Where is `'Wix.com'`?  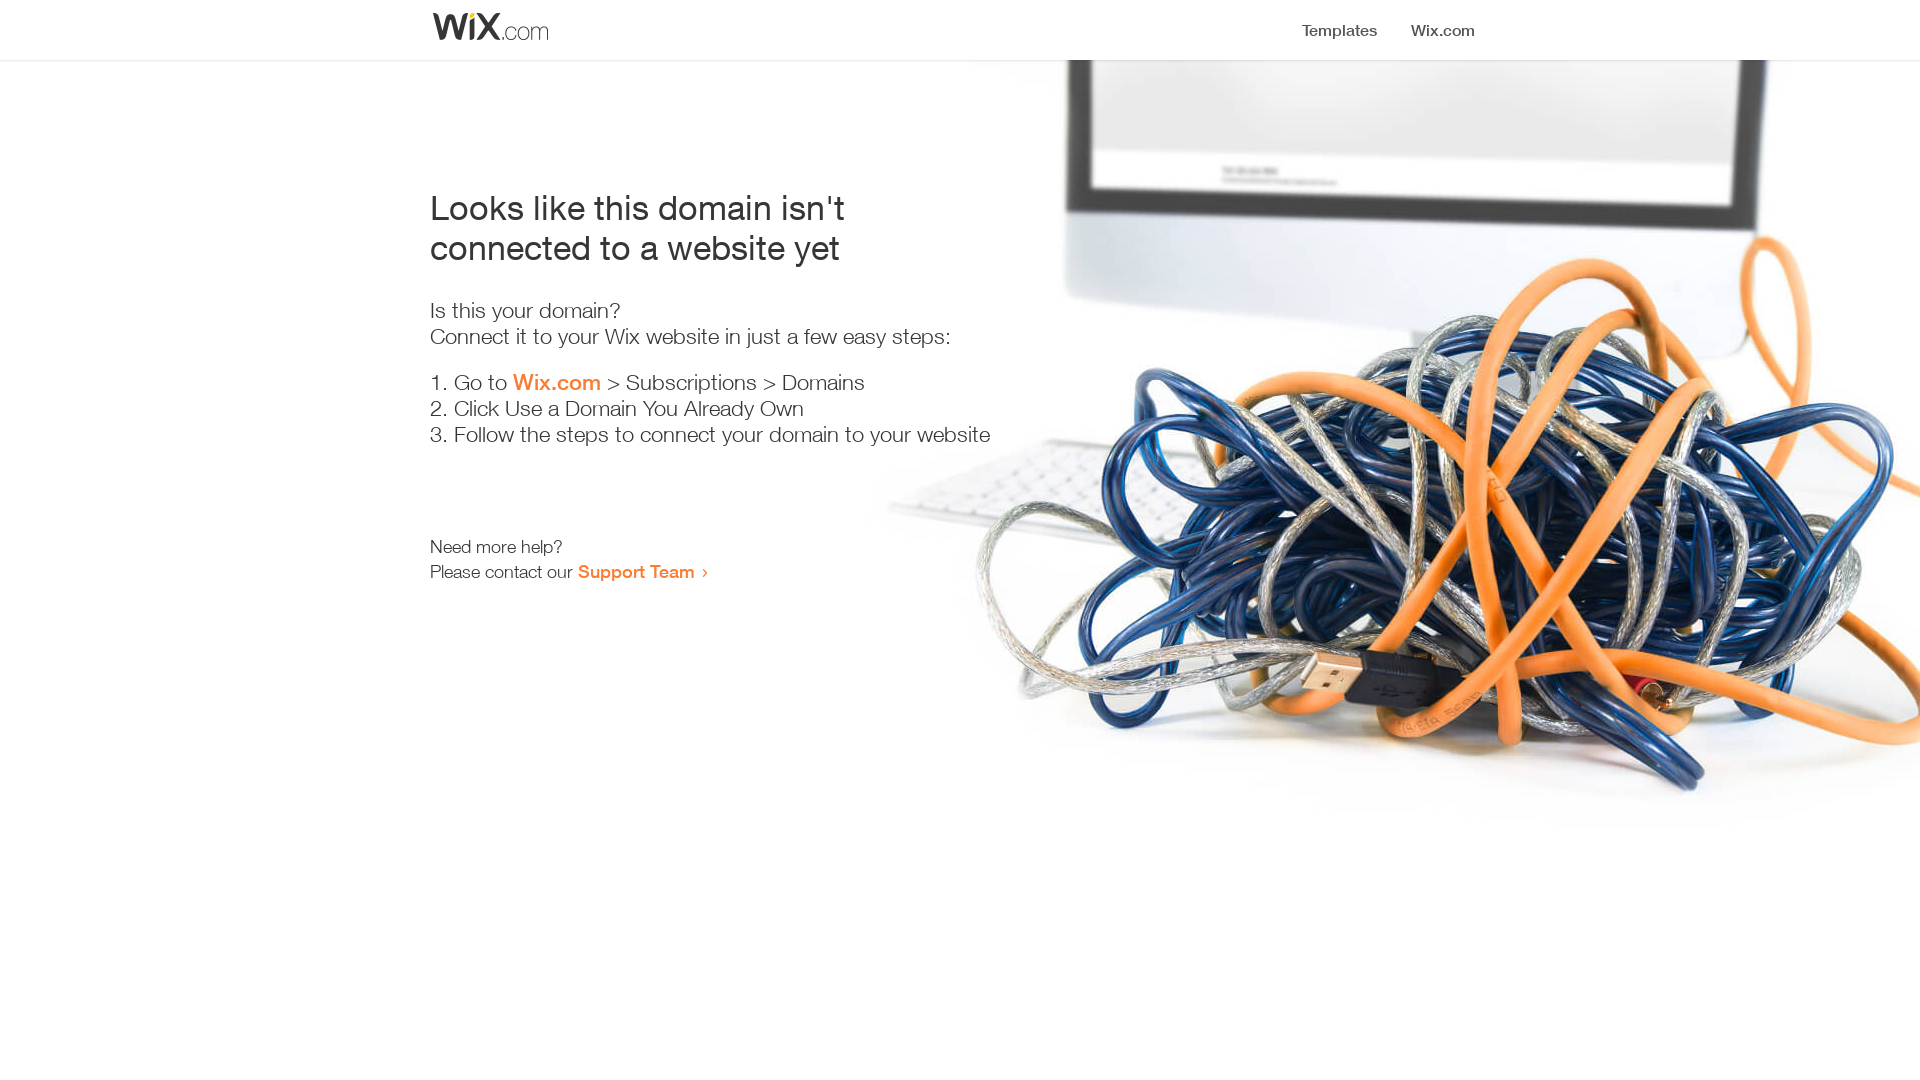 'Wix.com' is located at coordinates (556, 381).